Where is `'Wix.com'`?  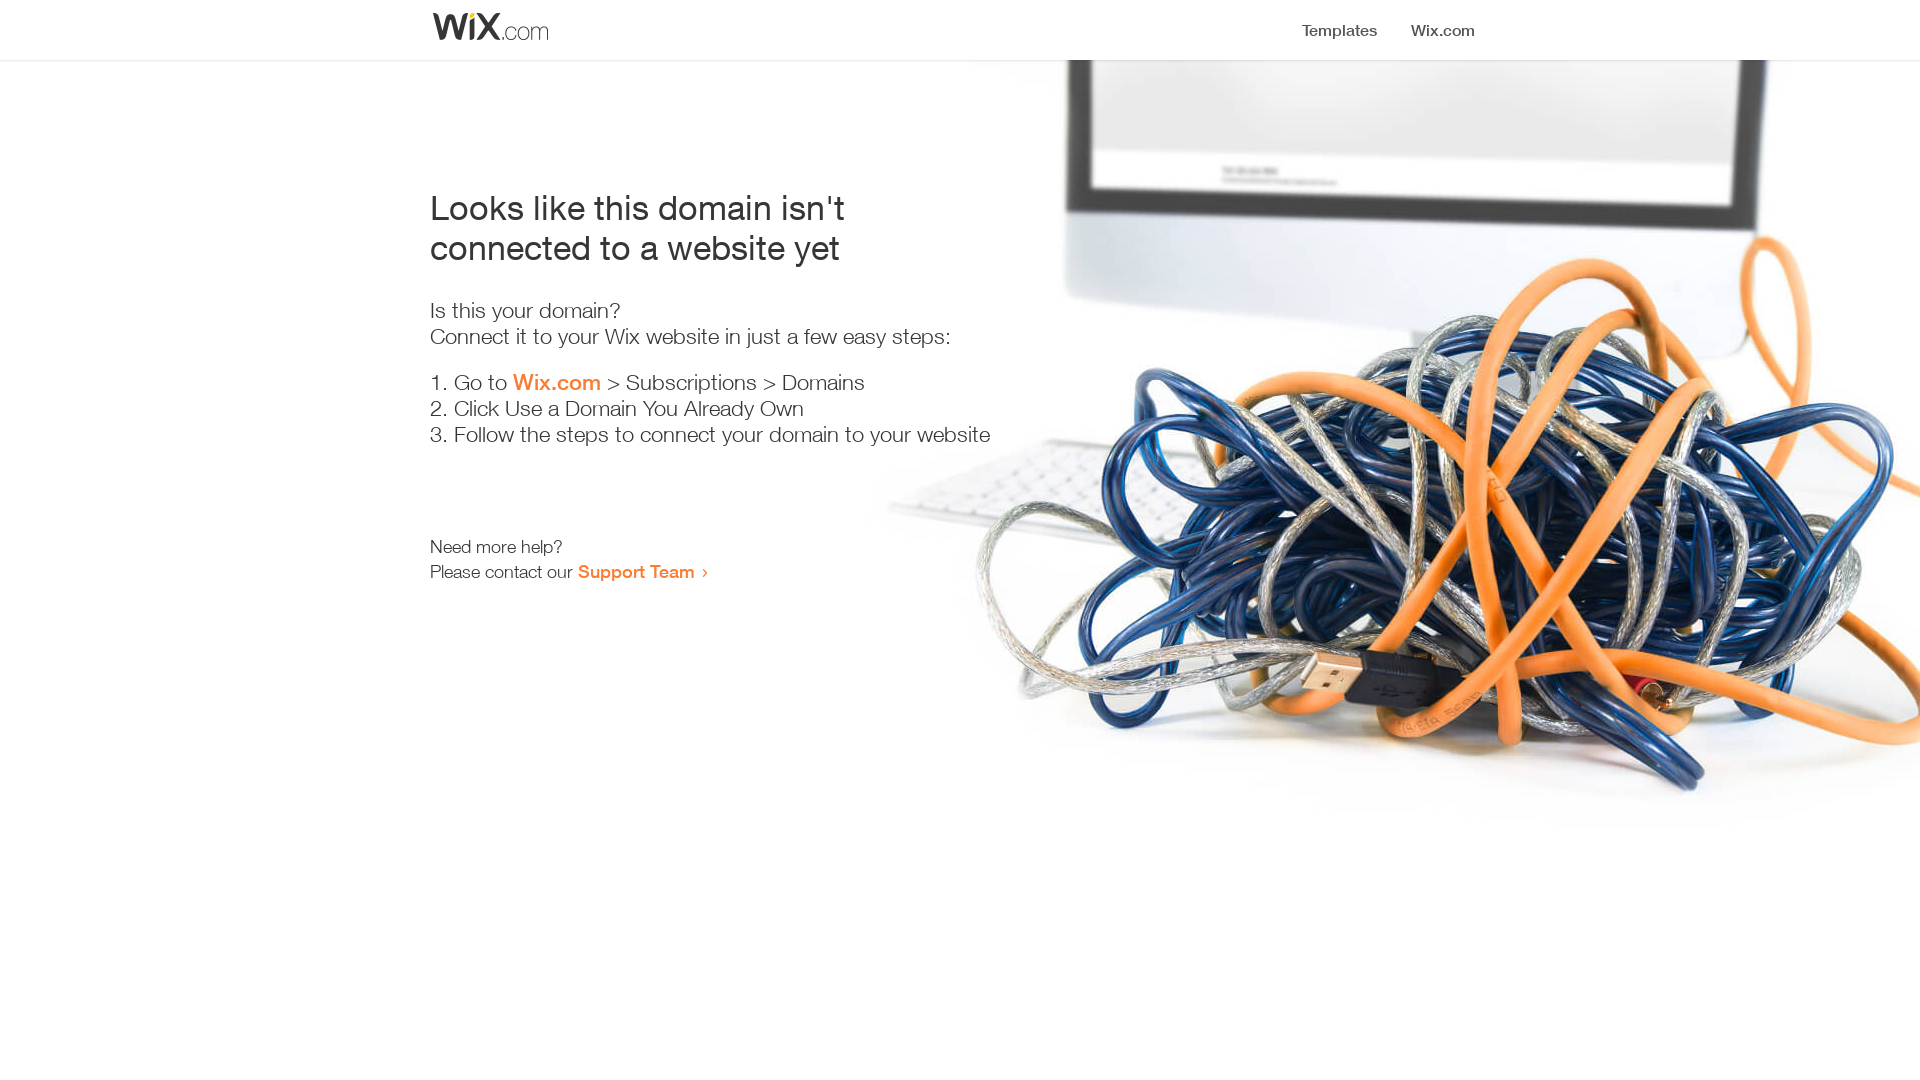 'Wix.com' is located at coordinates (556, 381).